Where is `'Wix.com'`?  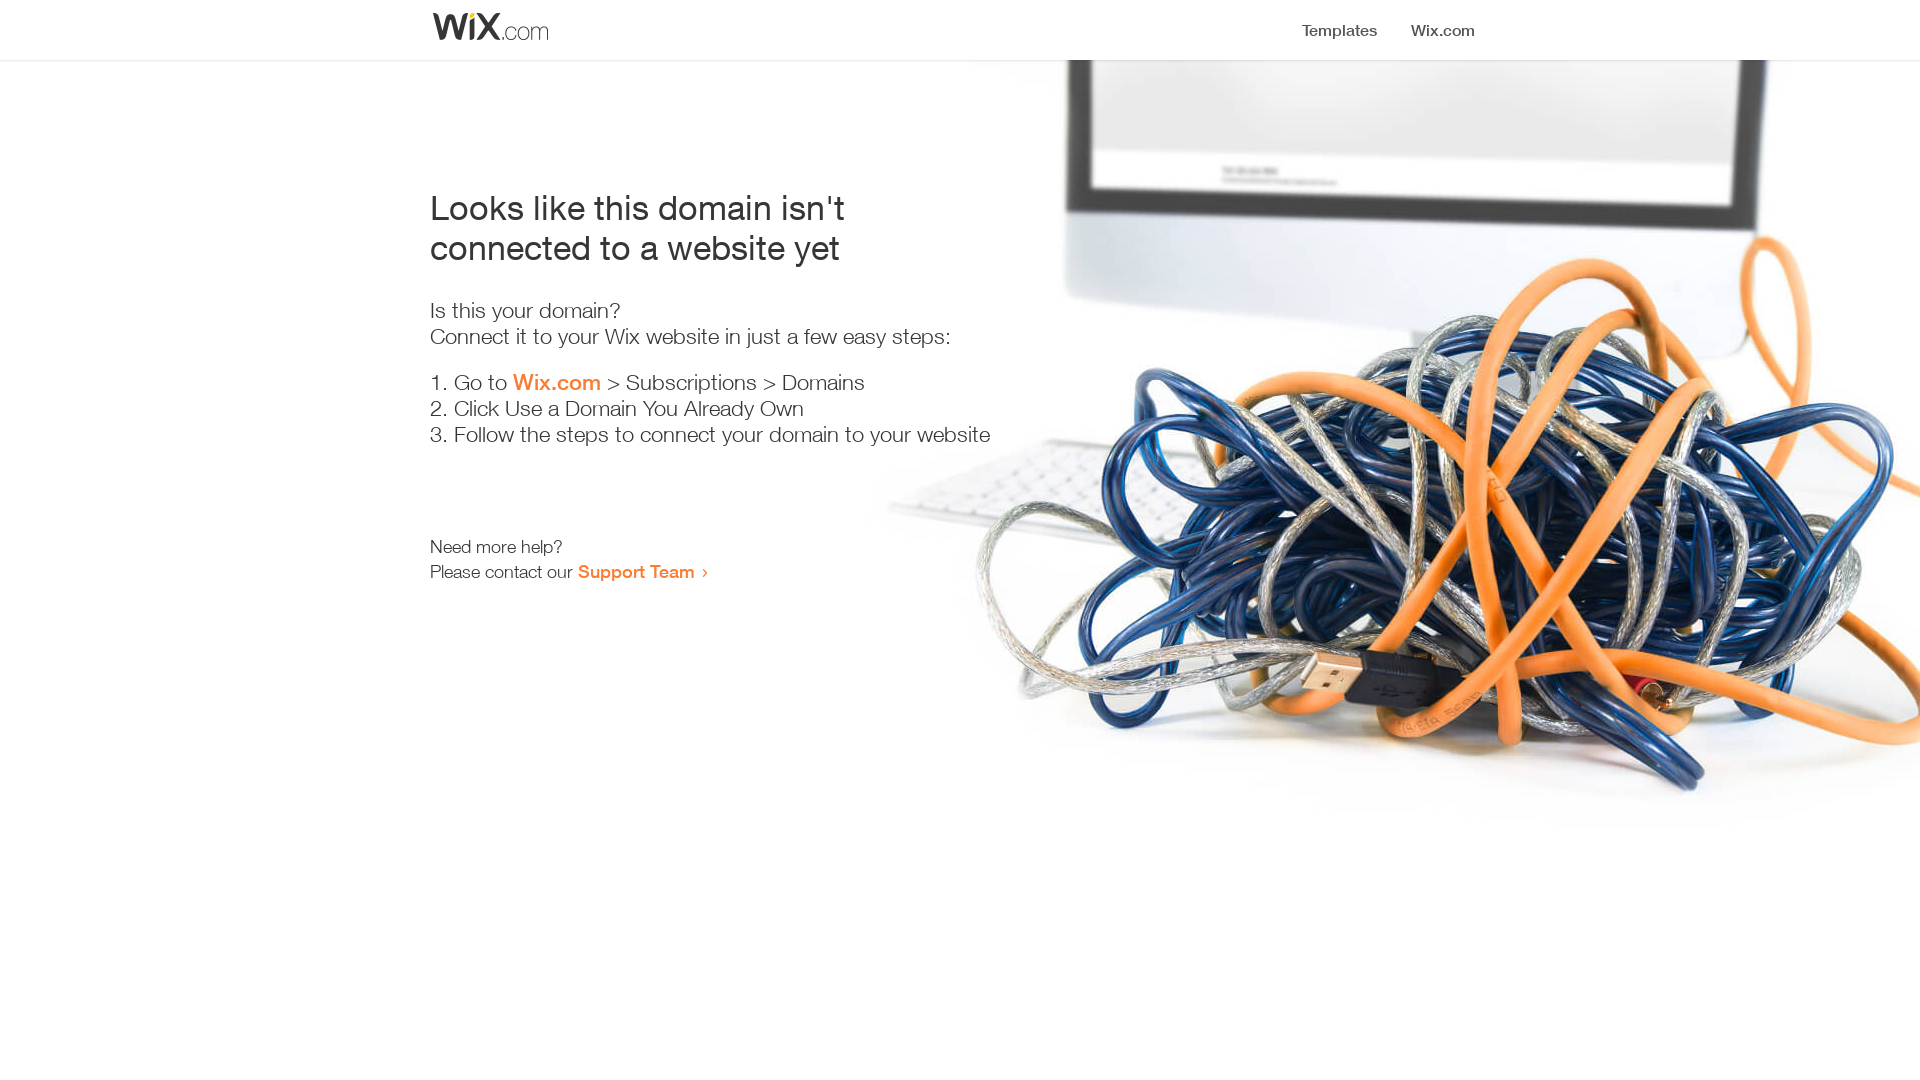 'Wix.com' is located at coordinates (556, 381).